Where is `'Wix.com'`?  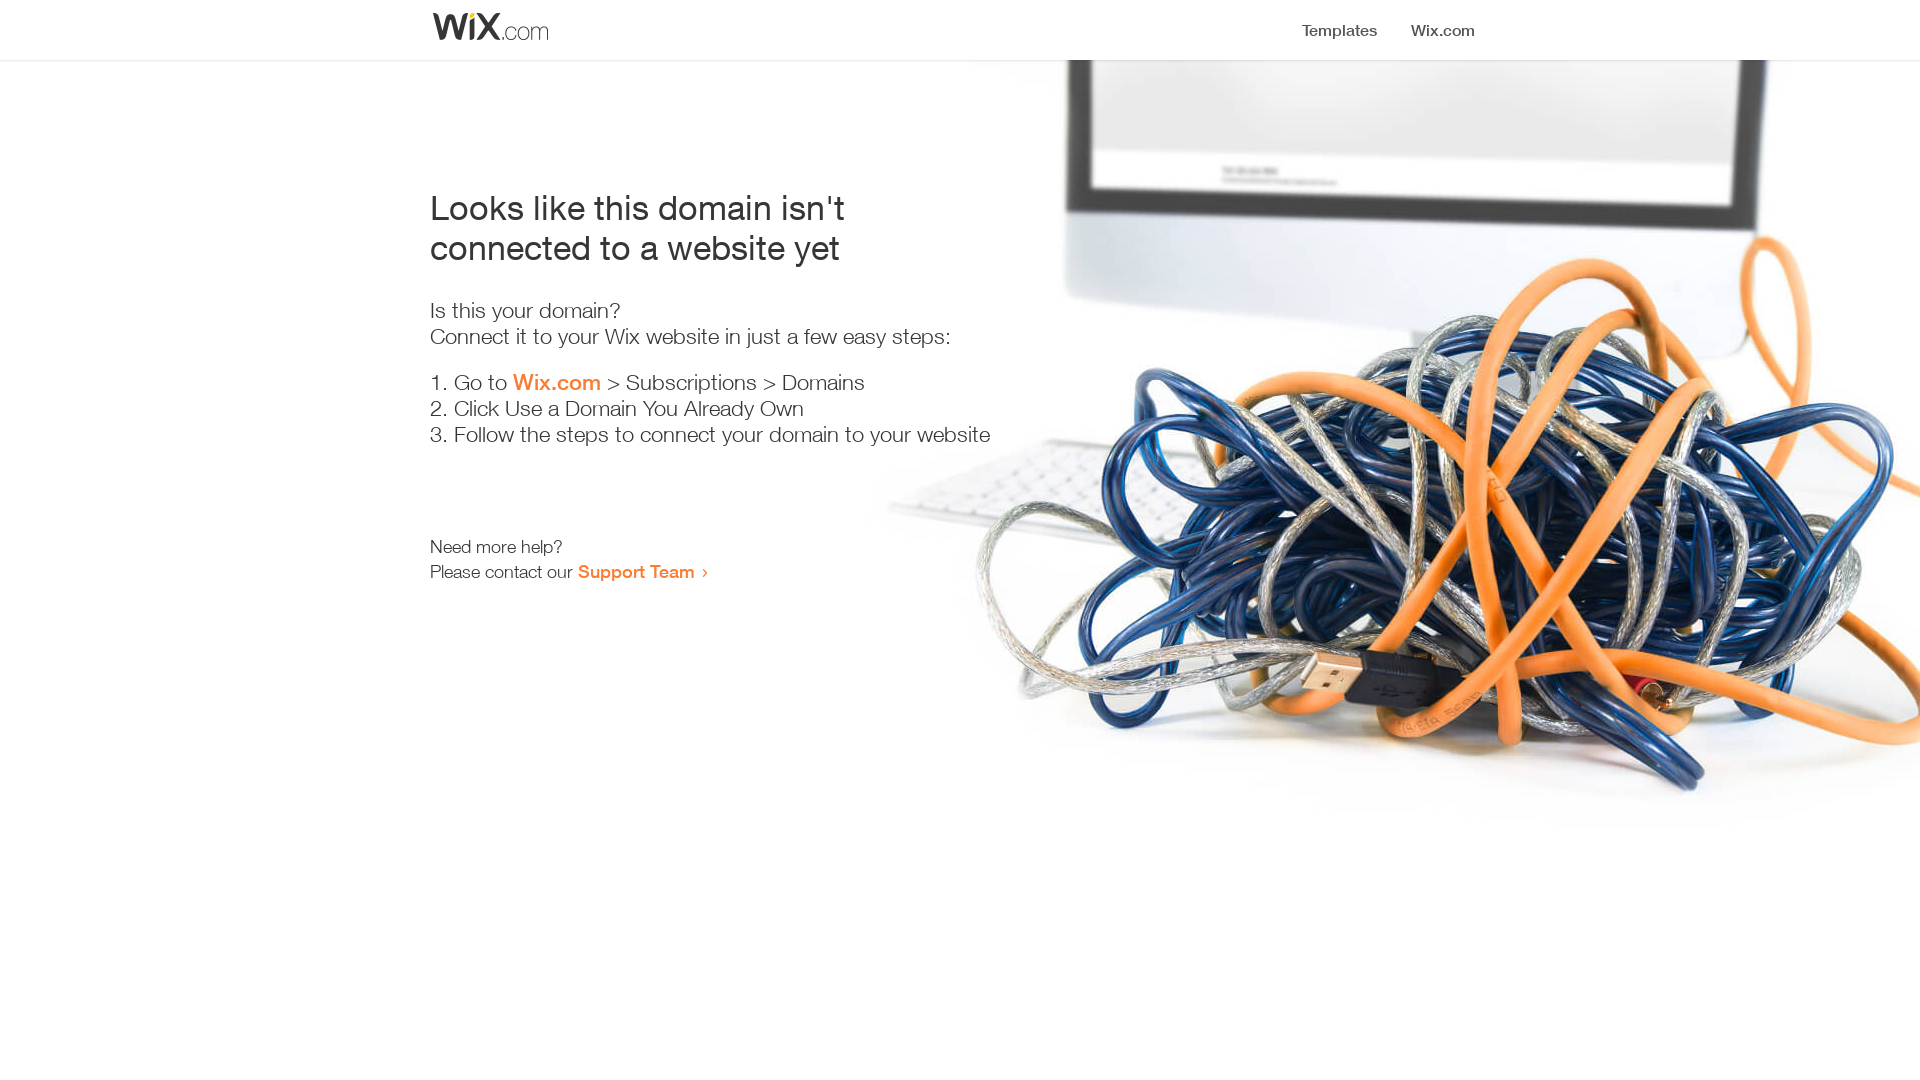 'Wix.com' is located at coordinates (556, 381).